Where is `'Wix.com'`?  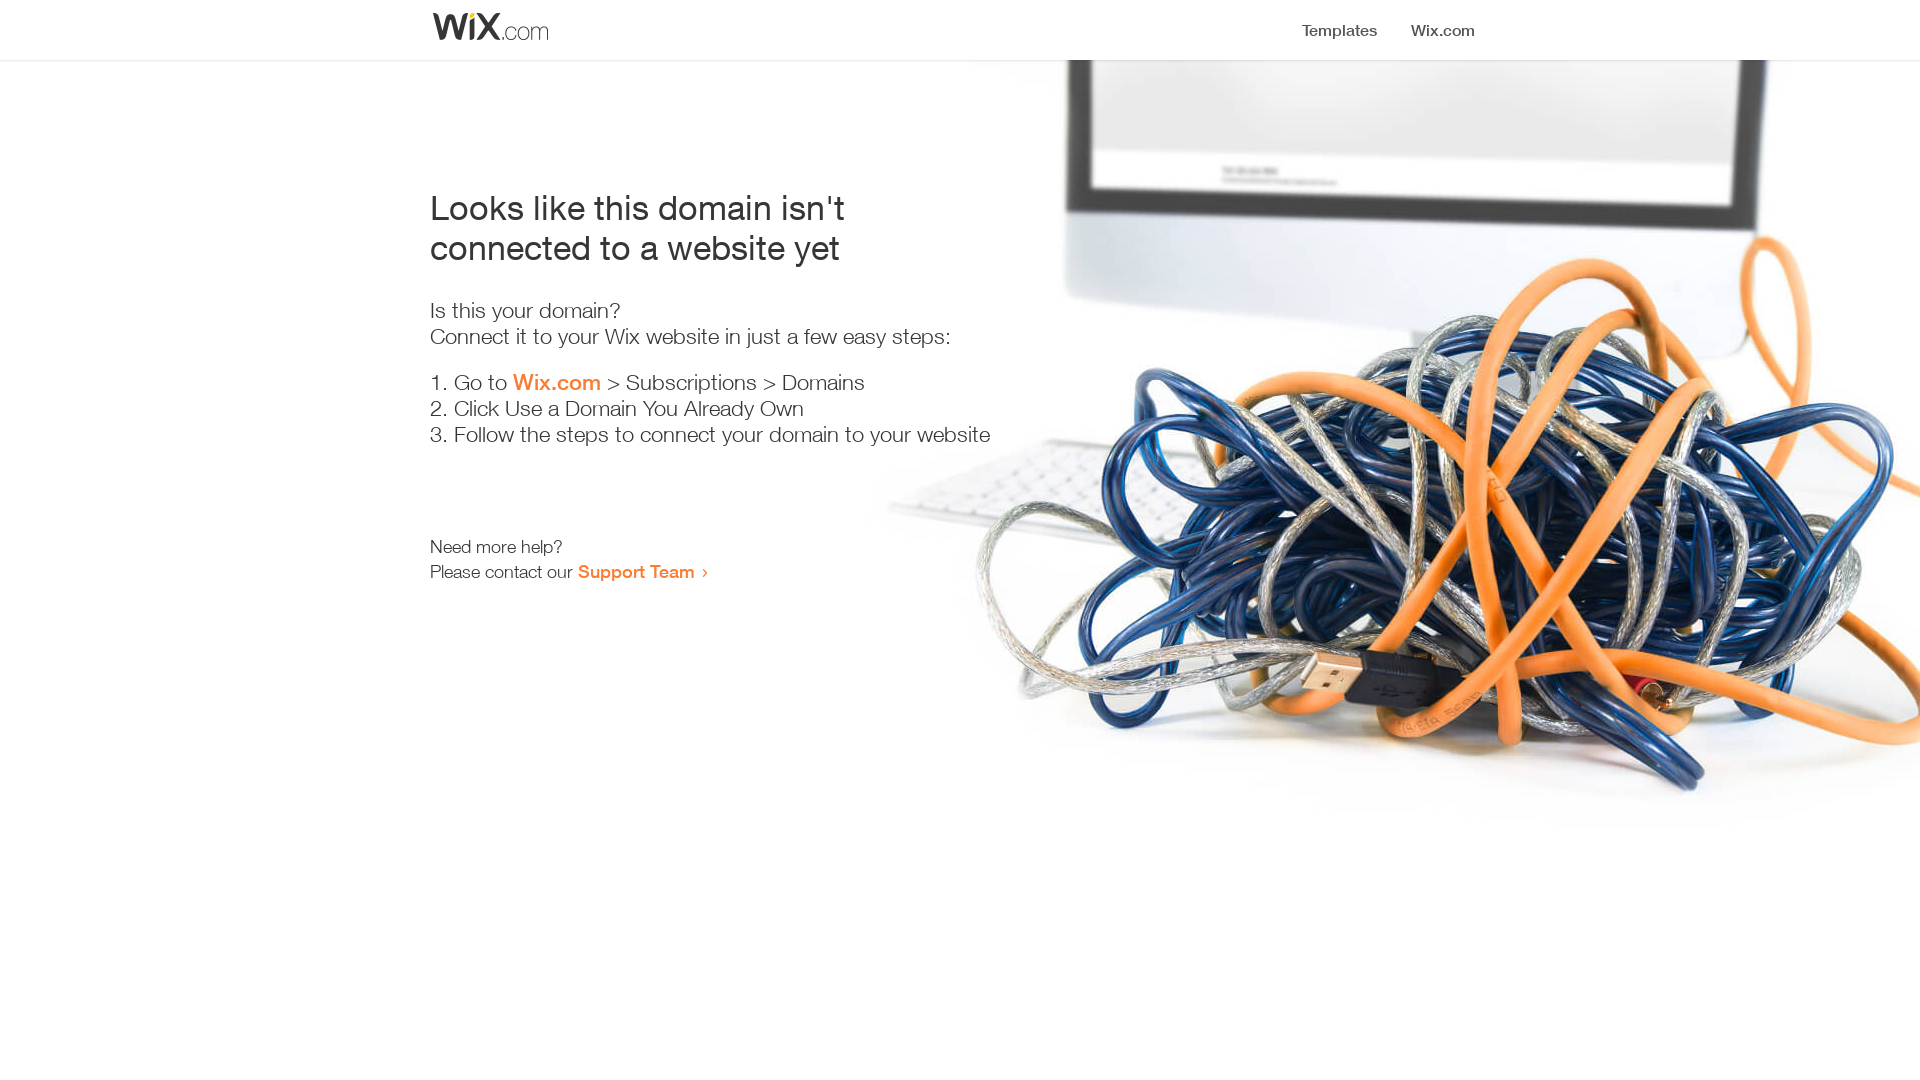 'Wix.com' is located at coordinates (556, 381).